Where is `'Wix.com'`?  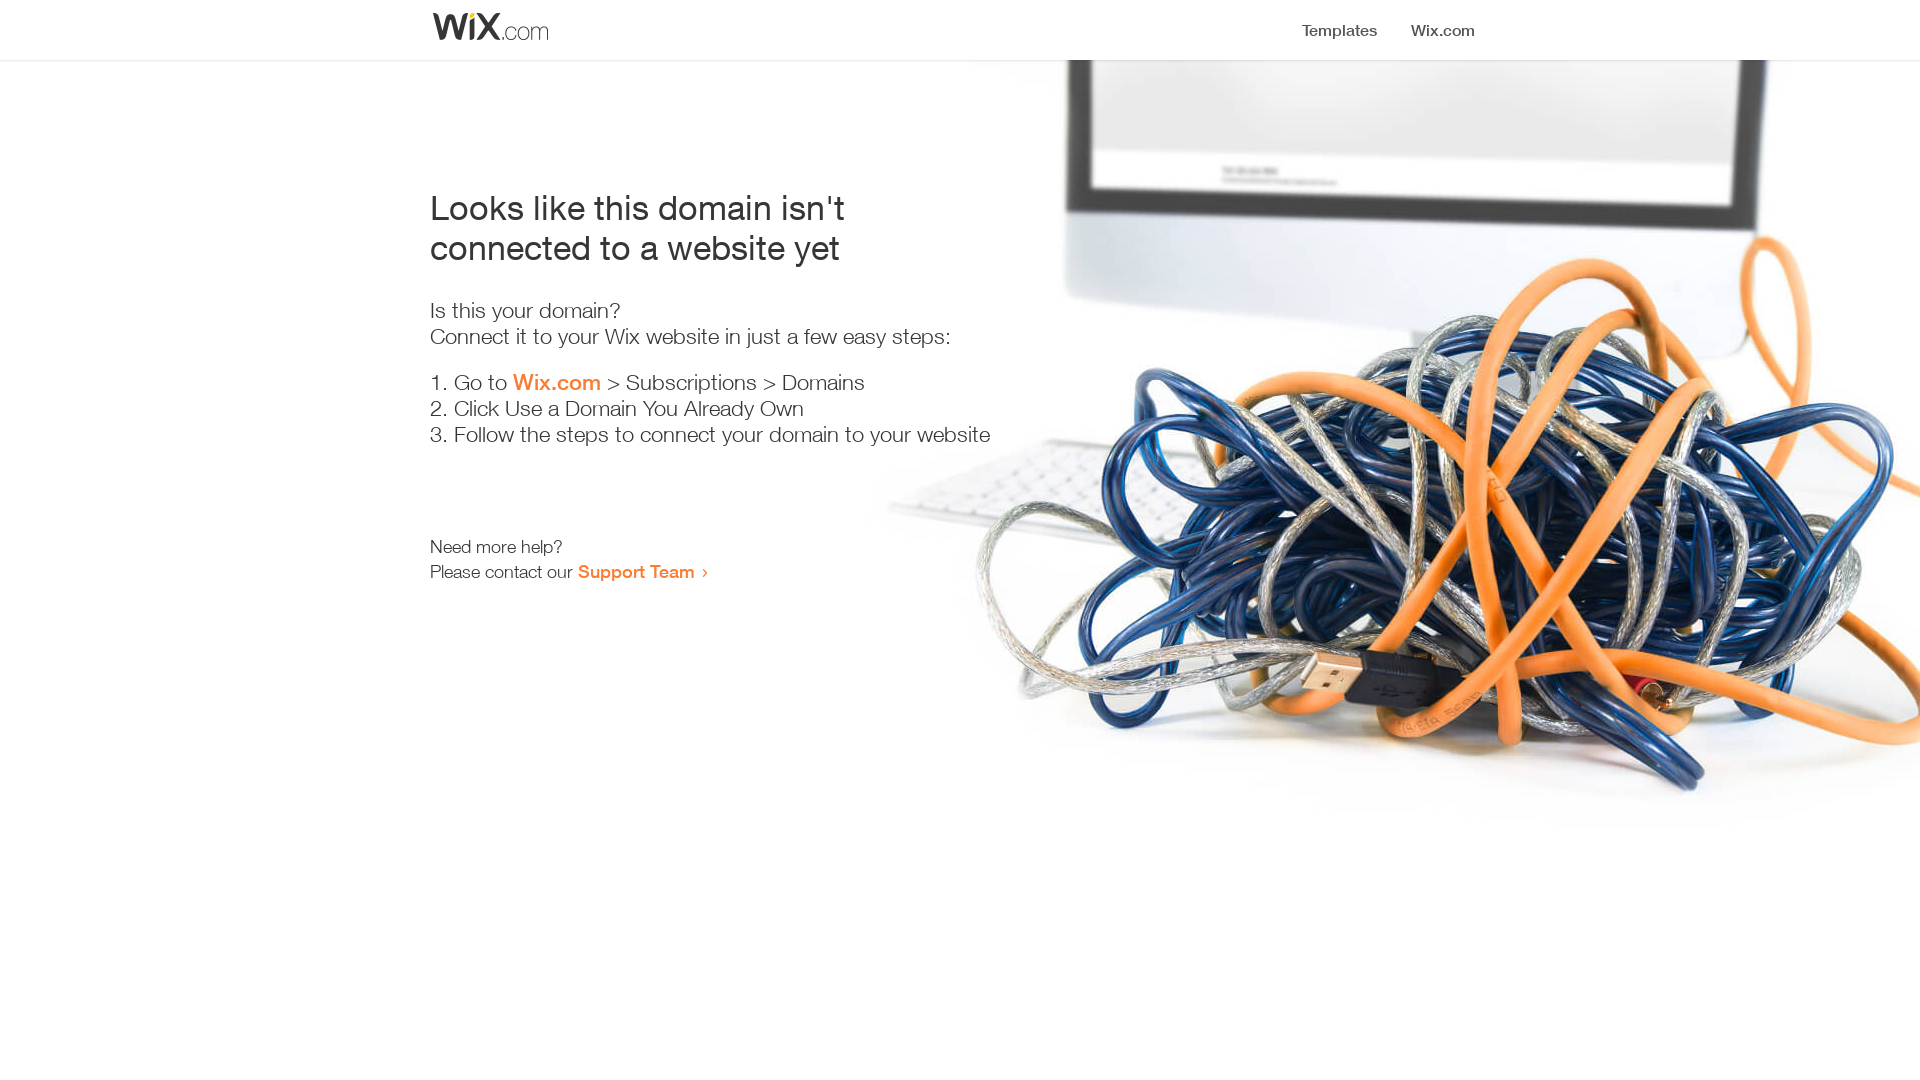 'Wix.com' is located at coordinates (556, 381).